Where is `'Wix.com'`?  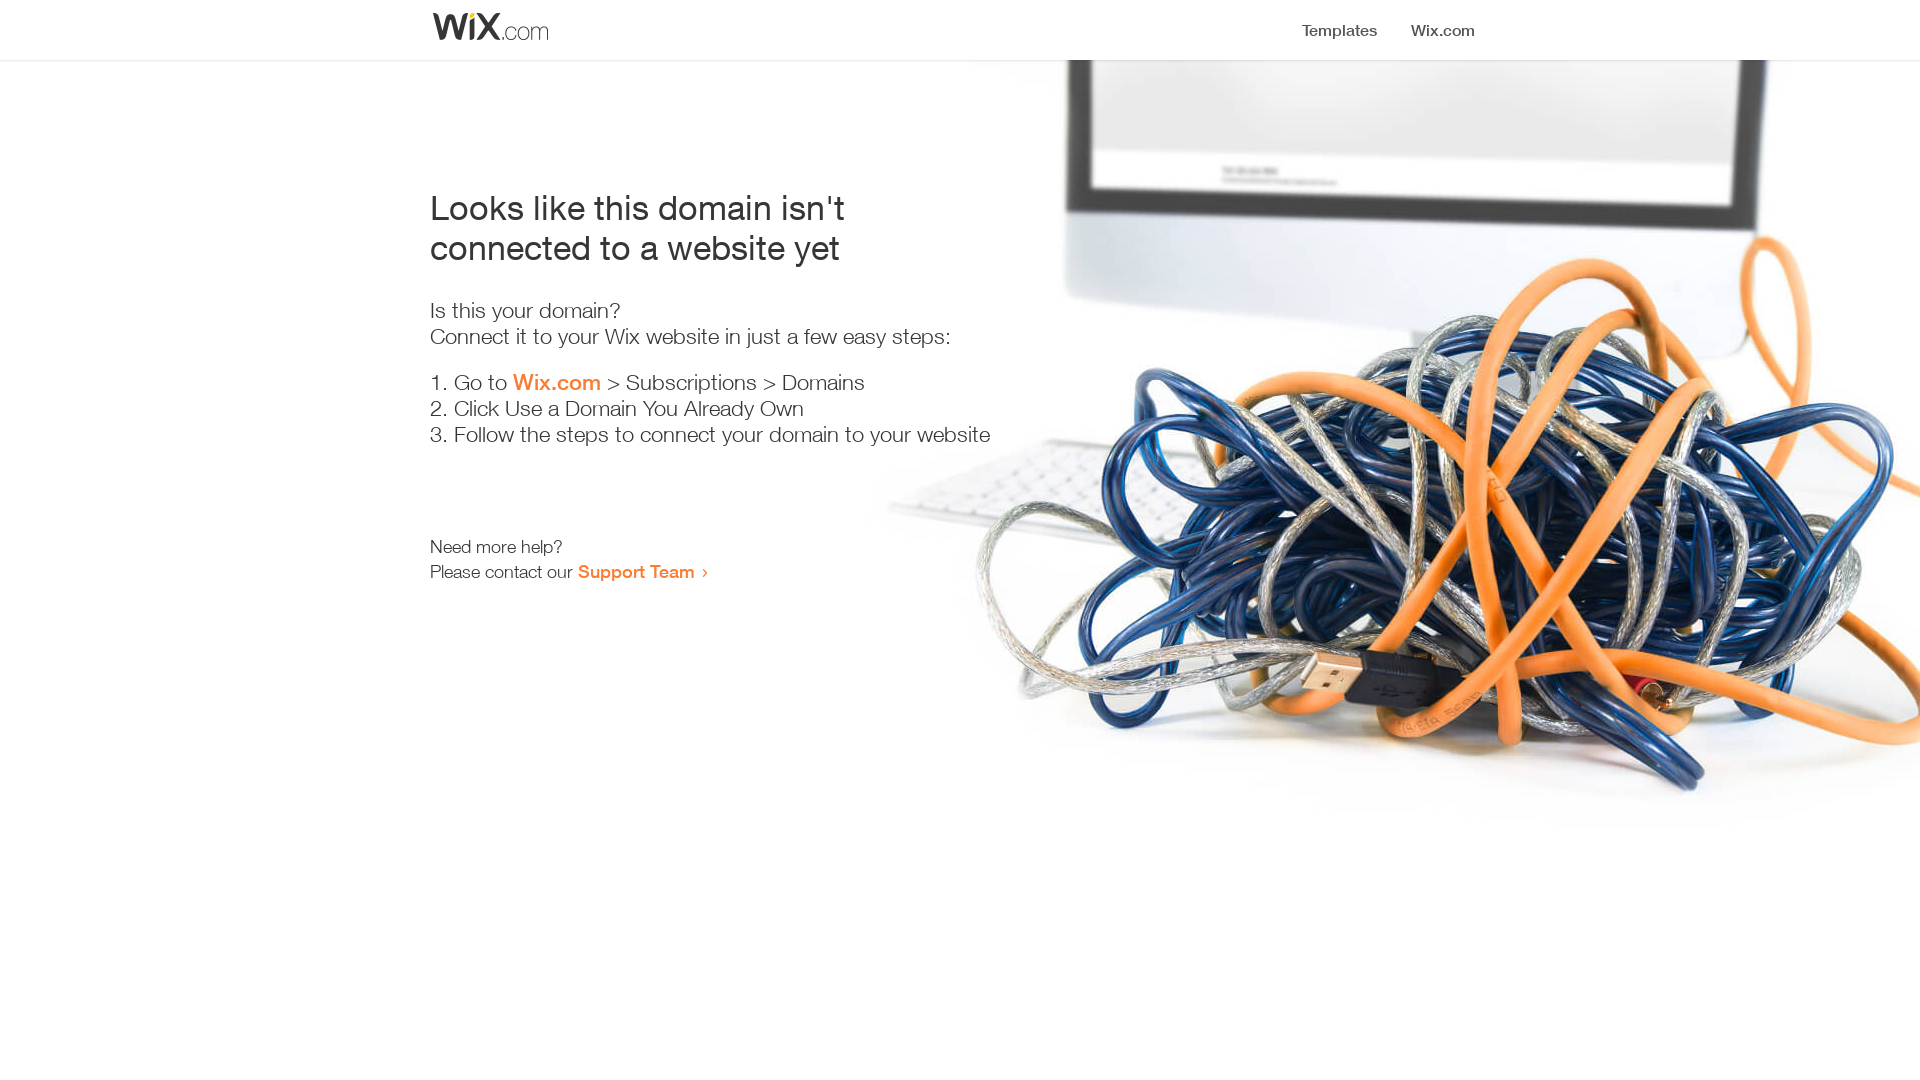 'Wix.com' is located at coordinates (556, 381).